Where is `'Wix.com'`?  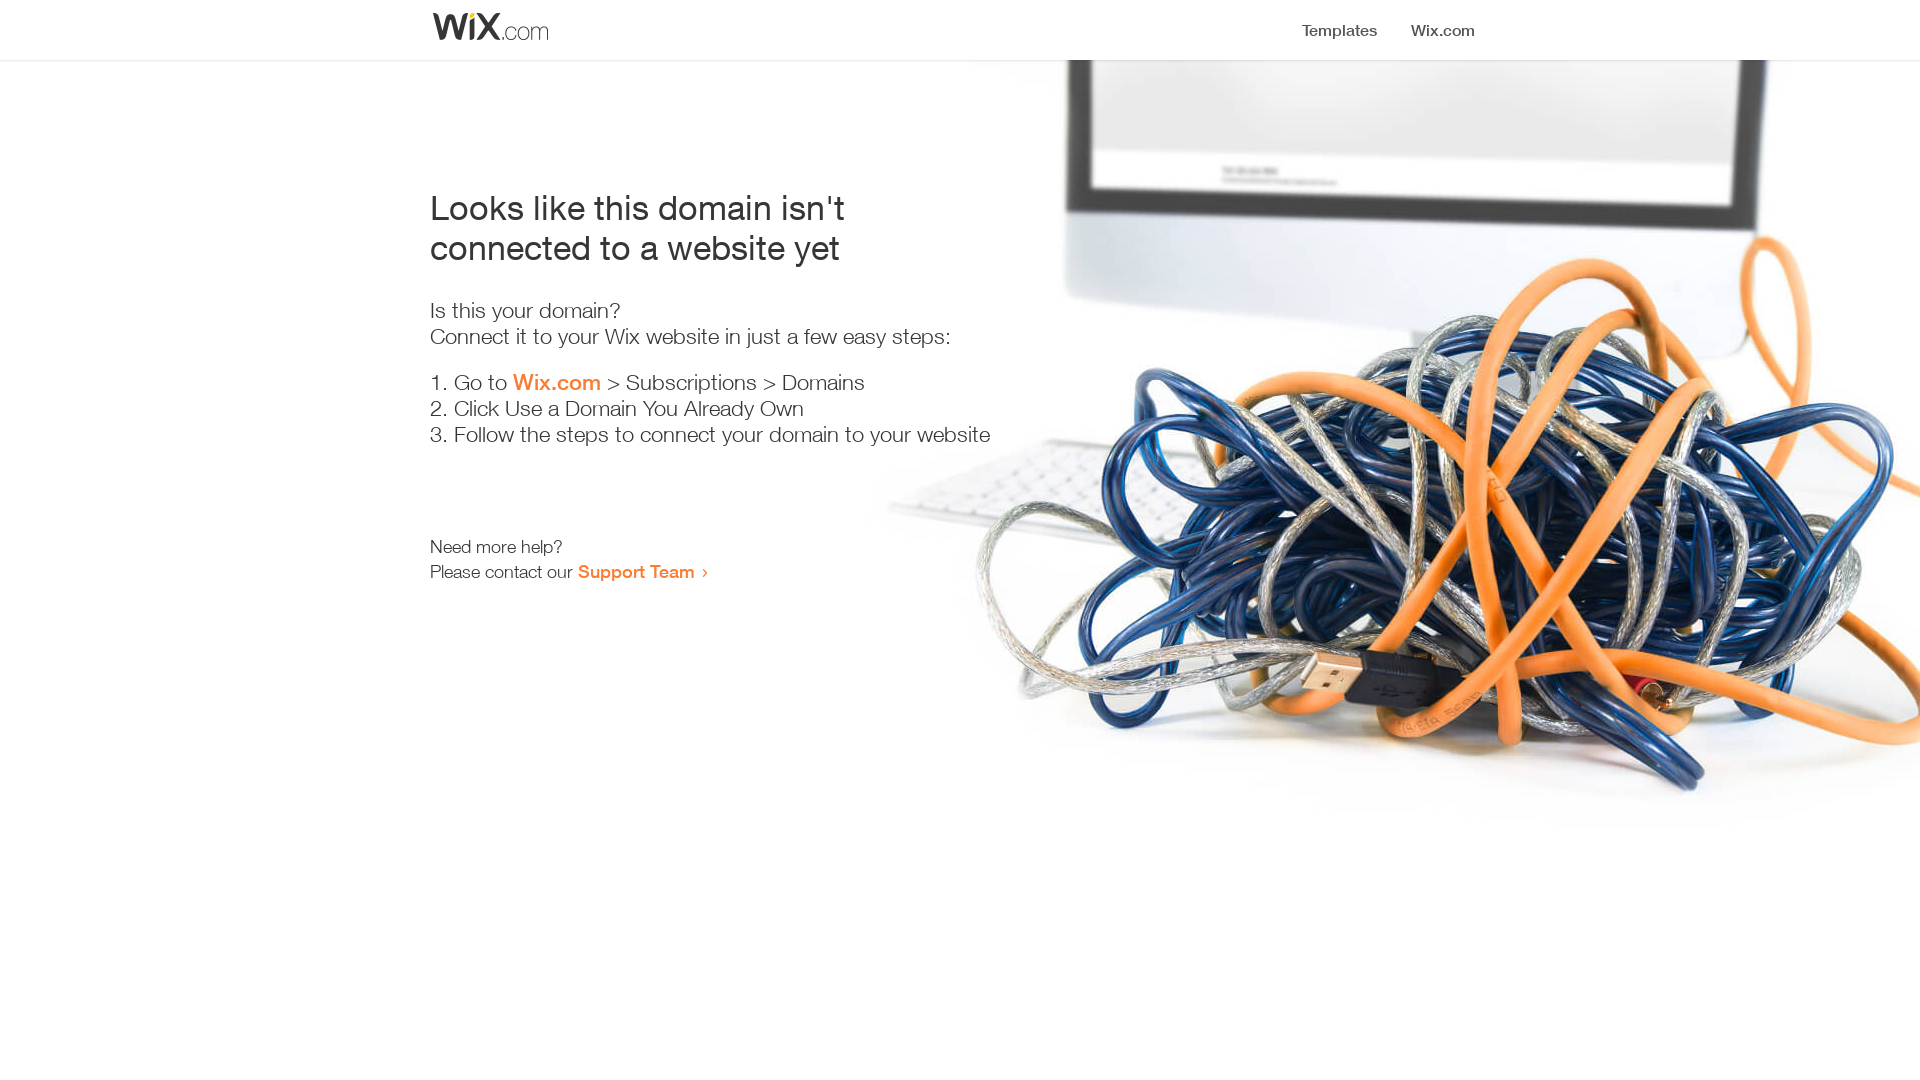 'Wix.com' is located at coordinates (556, 381).